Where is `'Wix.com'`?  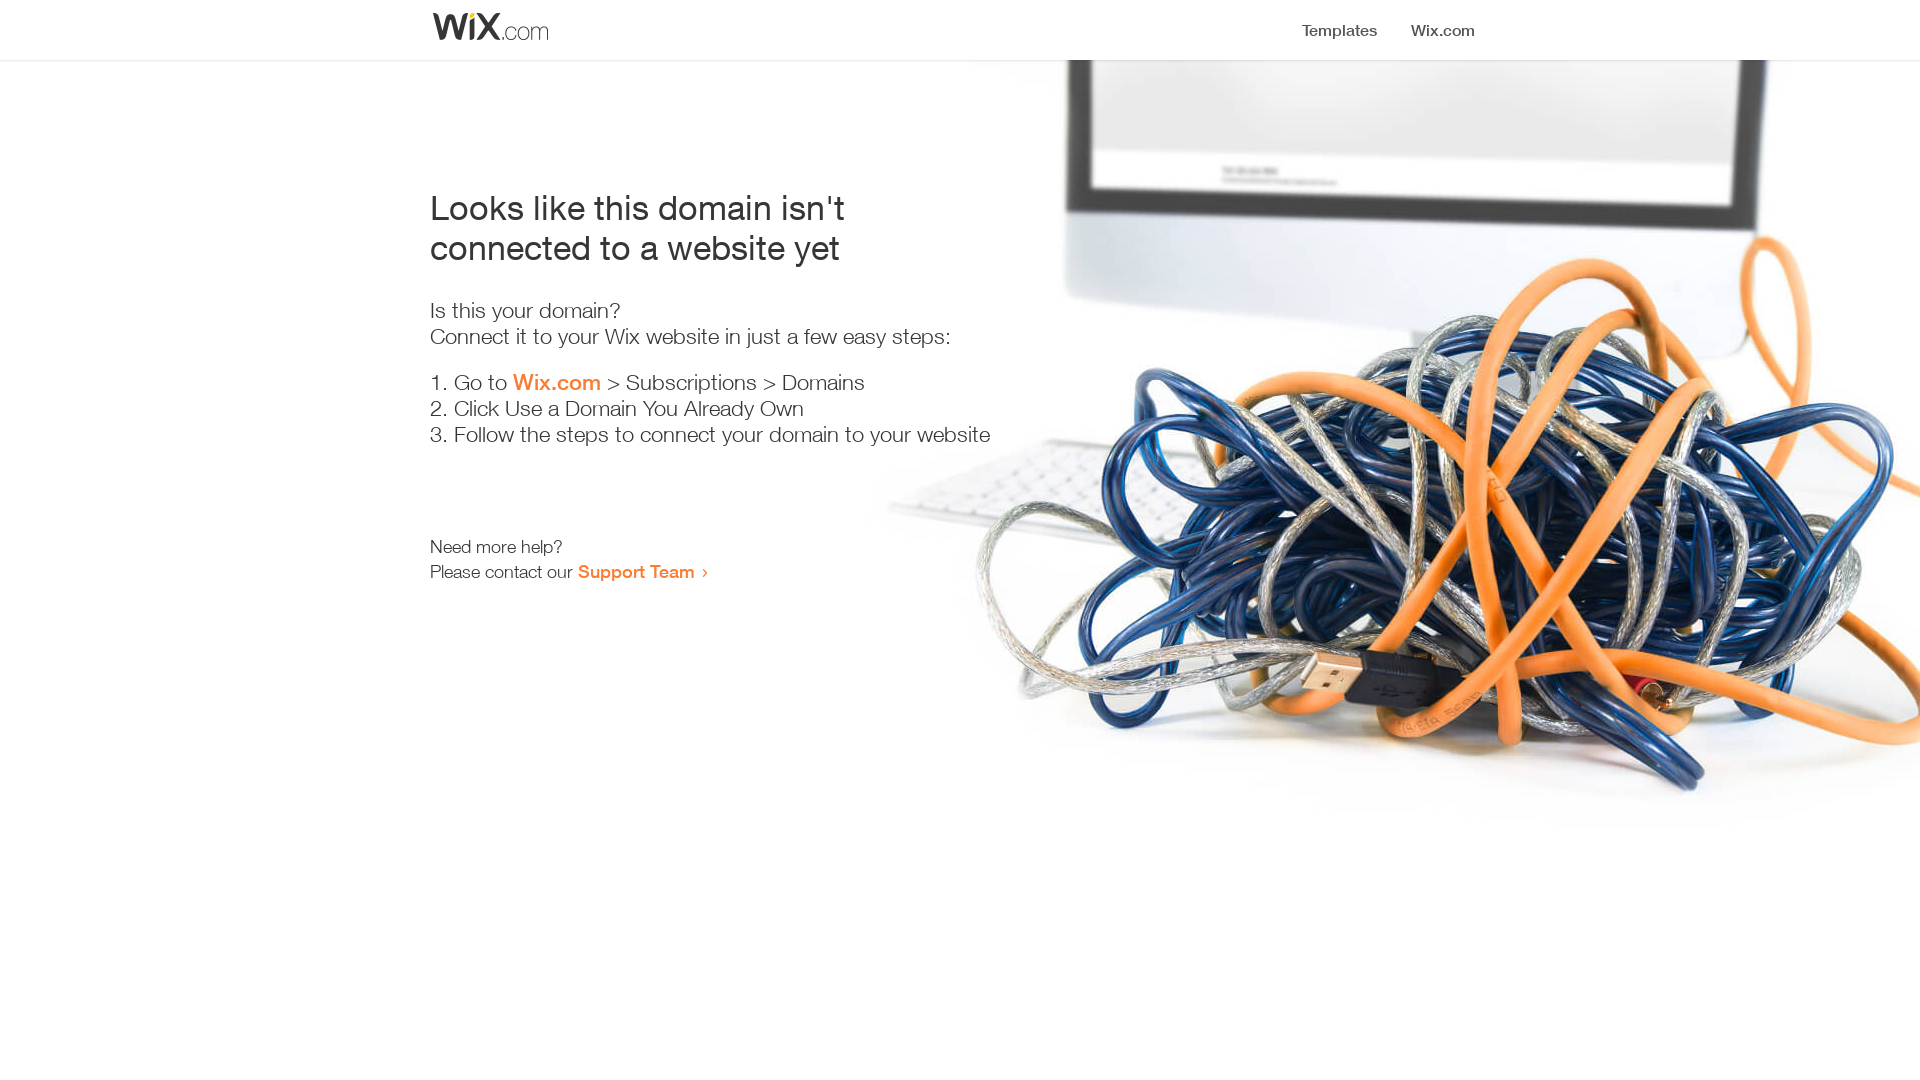 'Wix.com' is located at coordinates (556, 381).